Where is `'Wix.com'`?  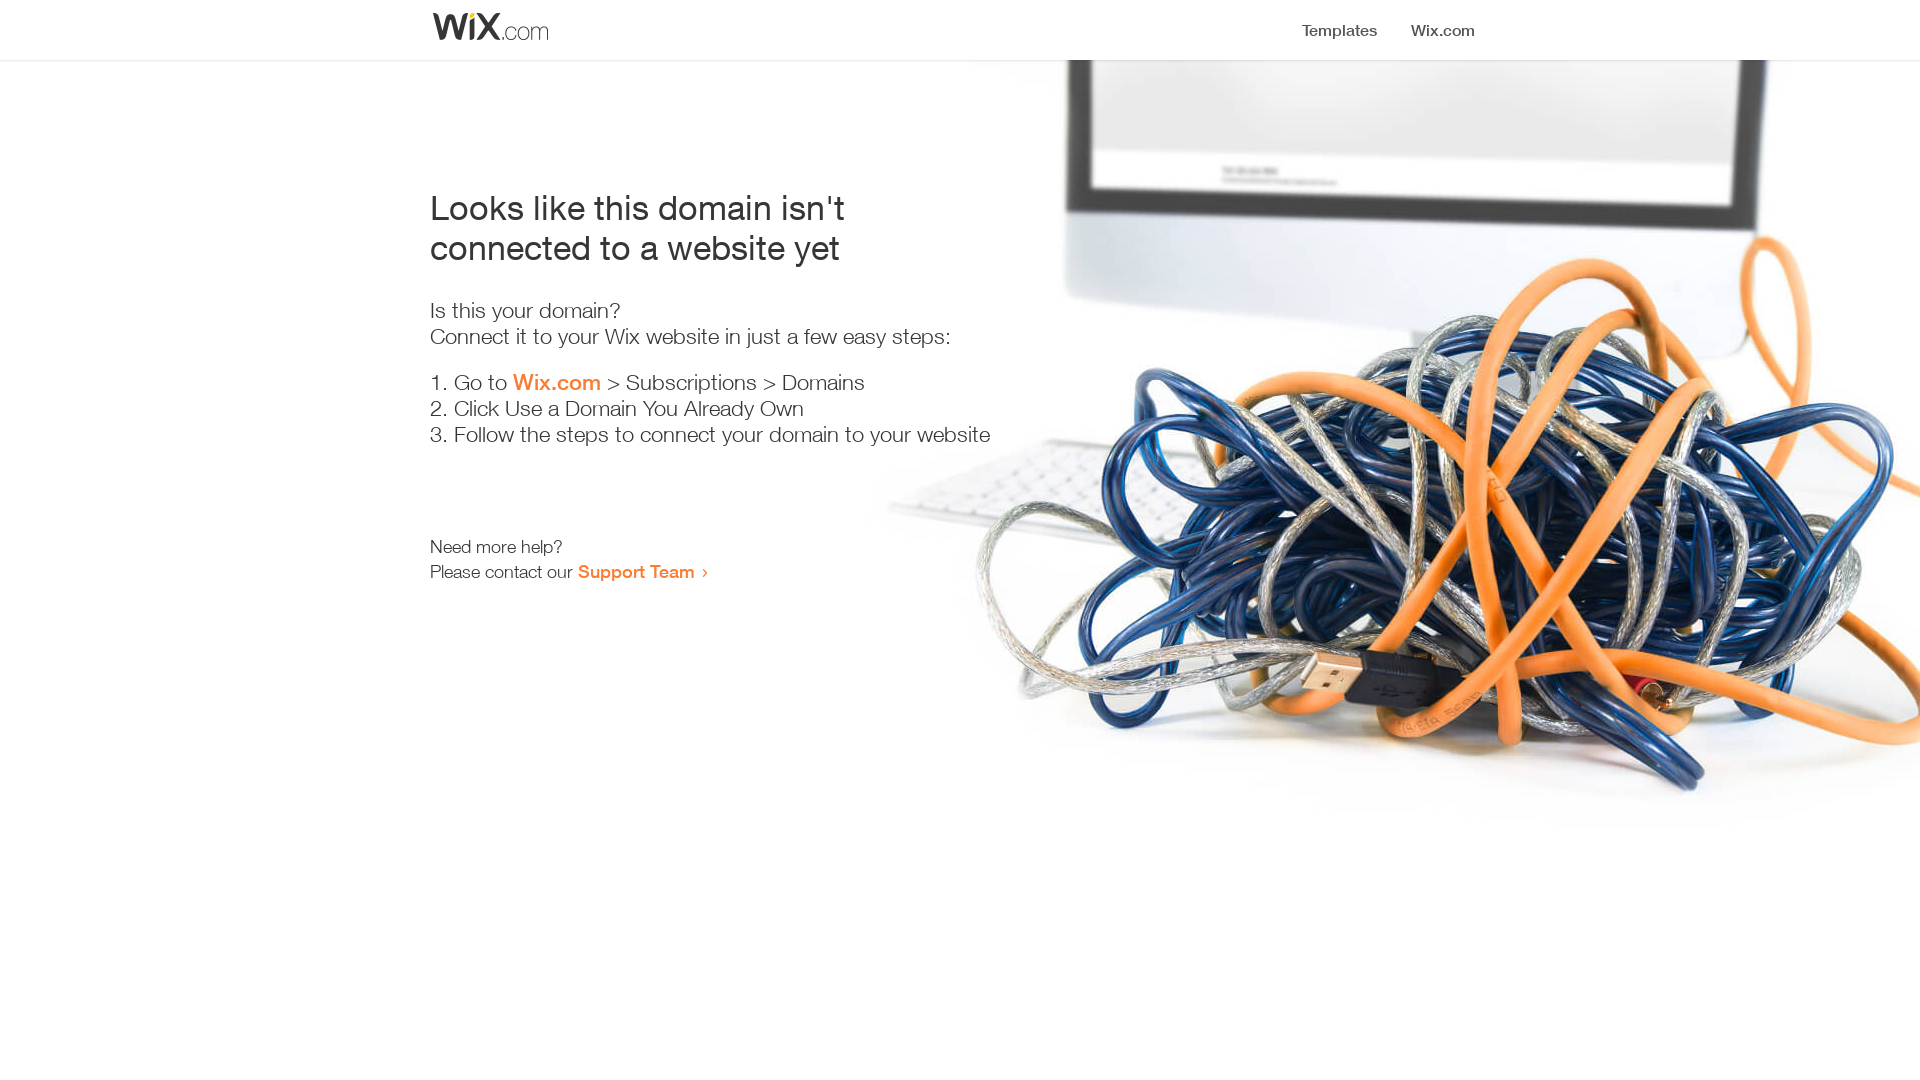 'Wix.com' is located at coordinates (556, 381).